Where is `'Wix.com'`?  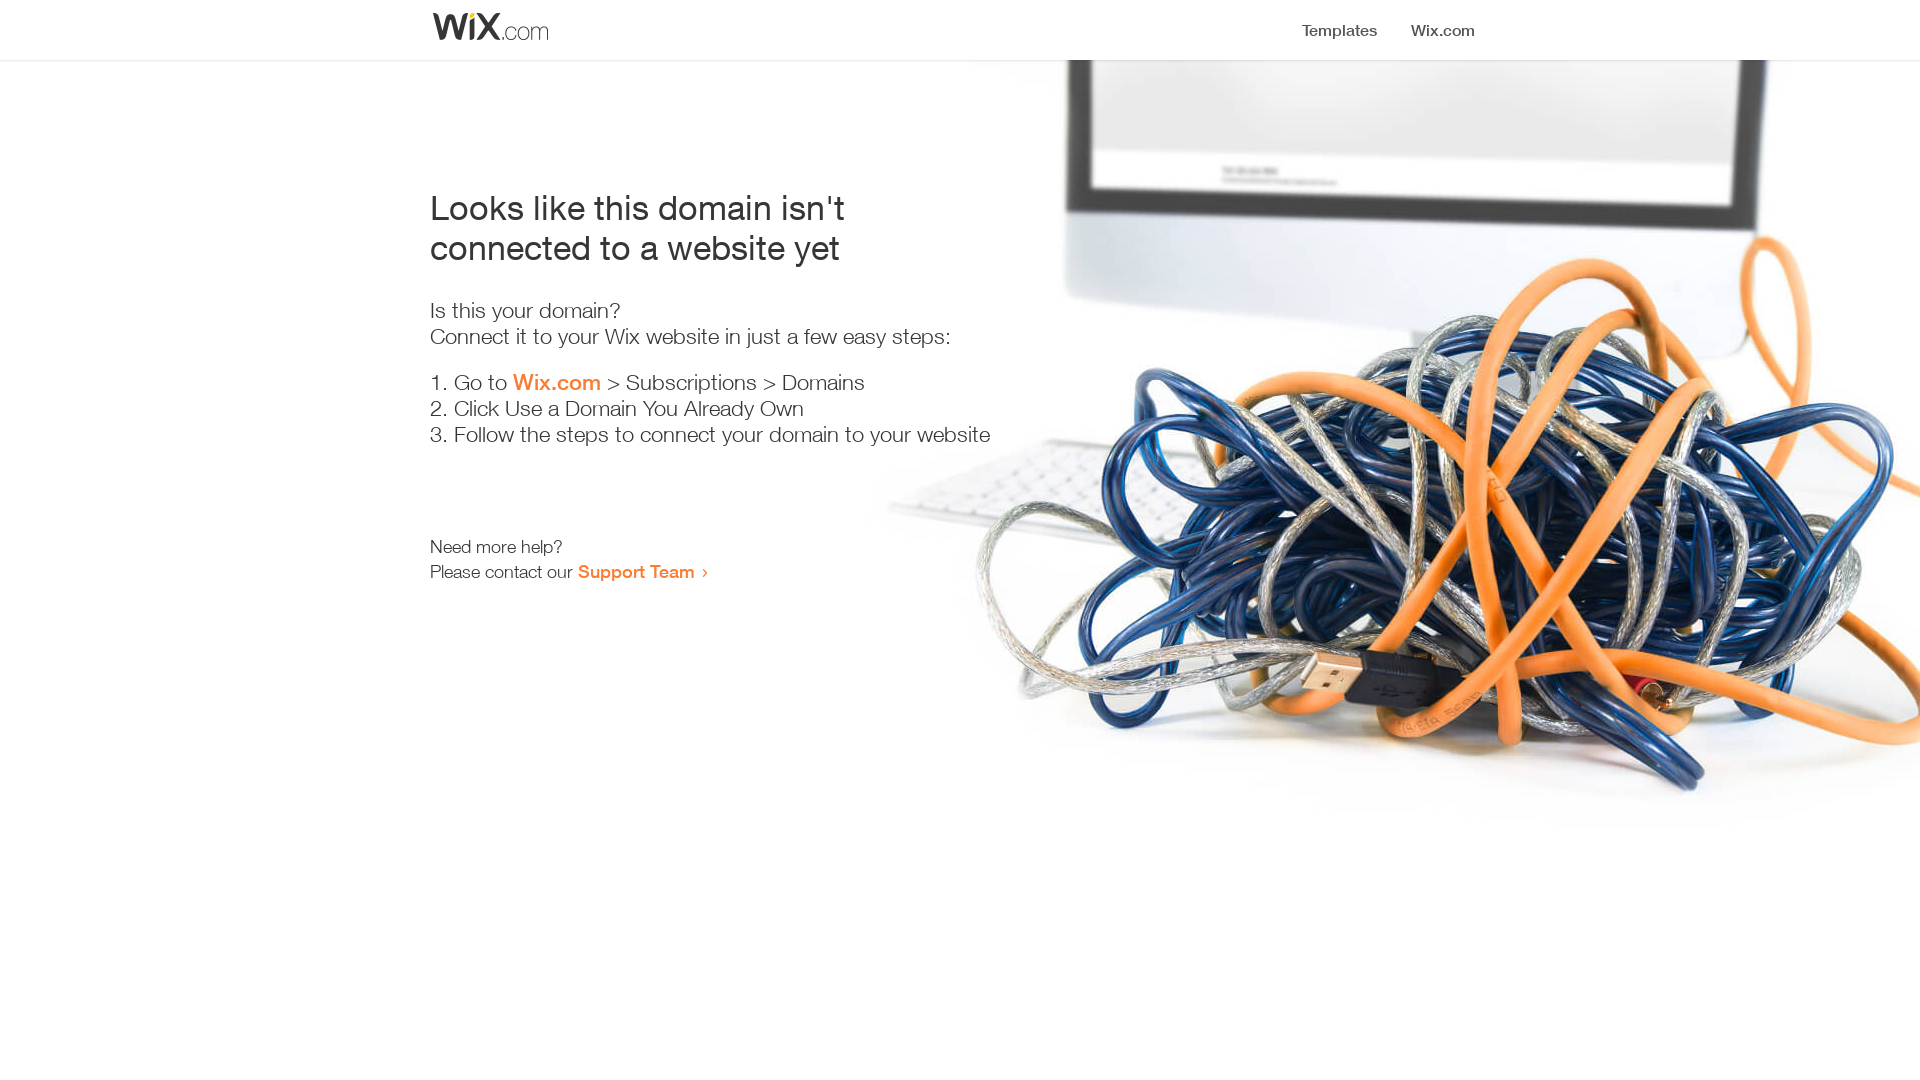 'Wix.com' is located at coordinates (556, 381).